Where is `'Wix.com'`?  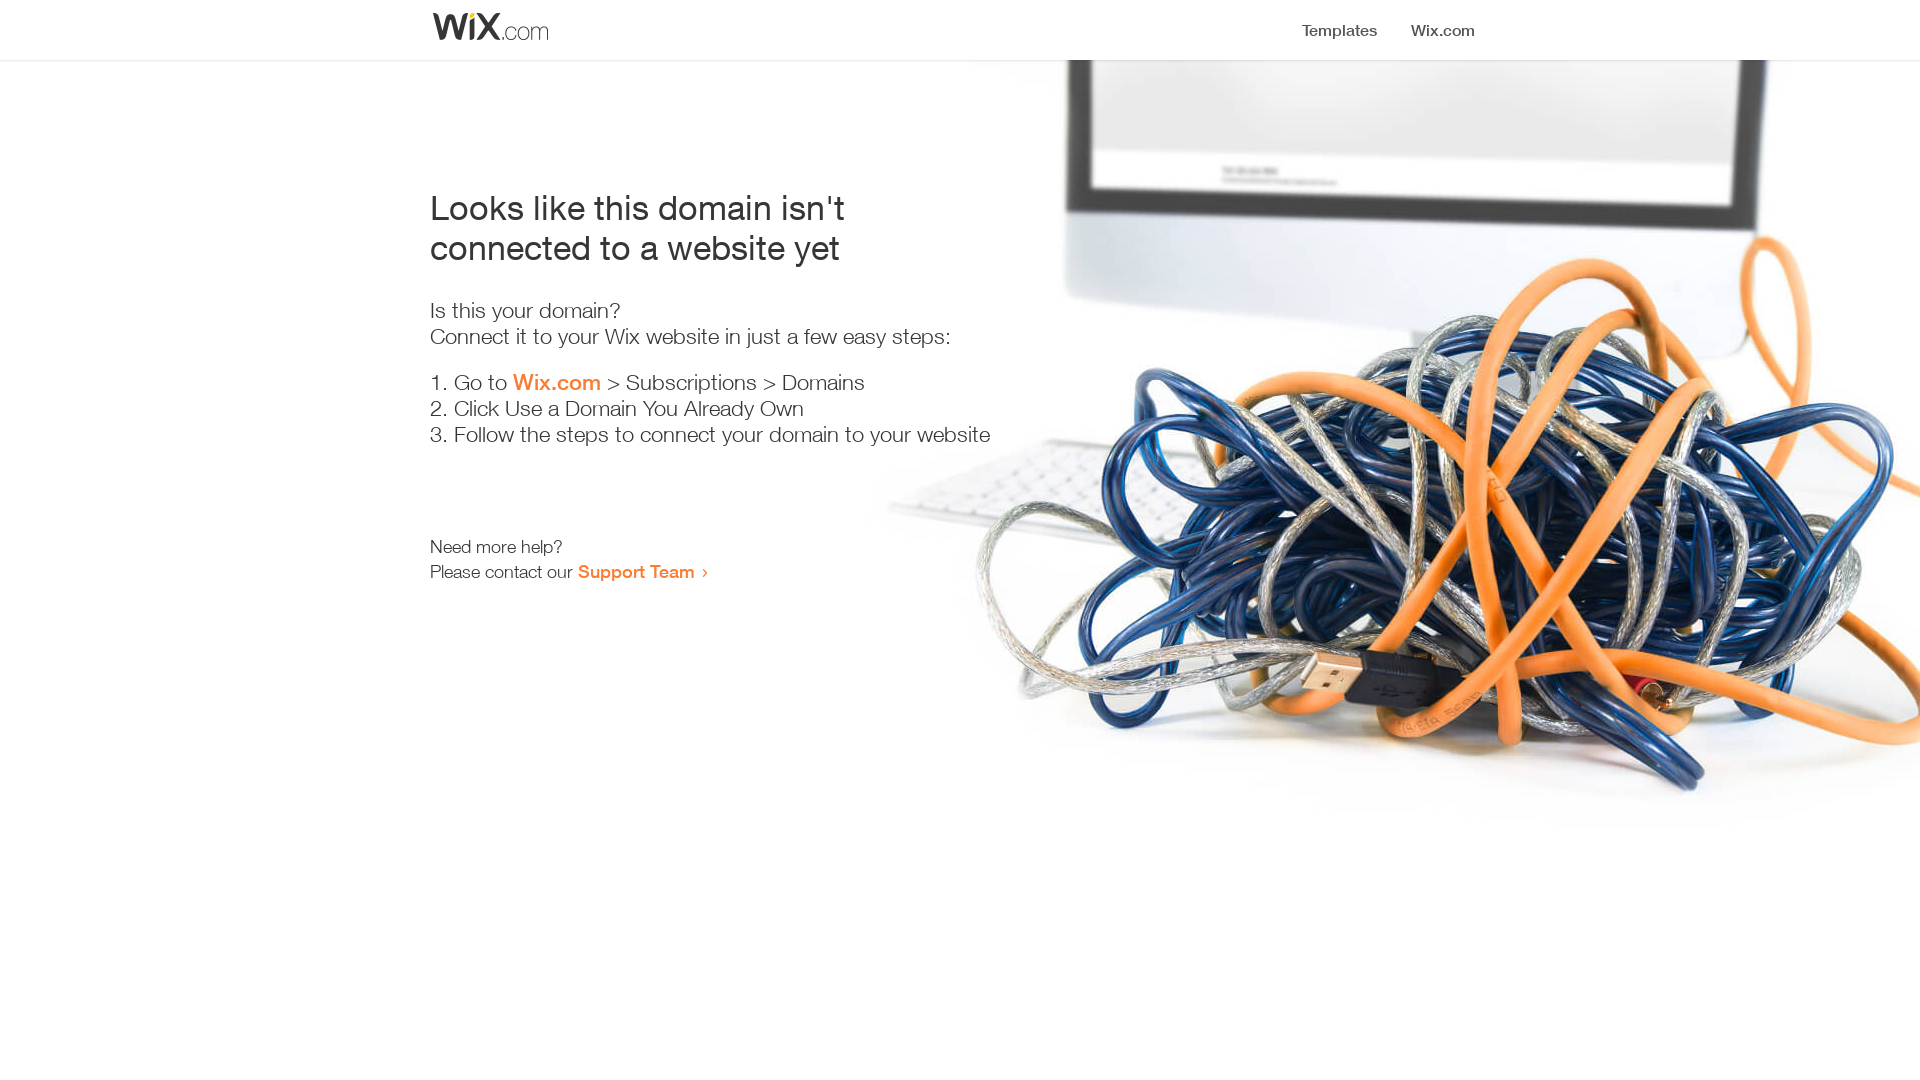 'Wix.com' is located at coordinates (556, 381).